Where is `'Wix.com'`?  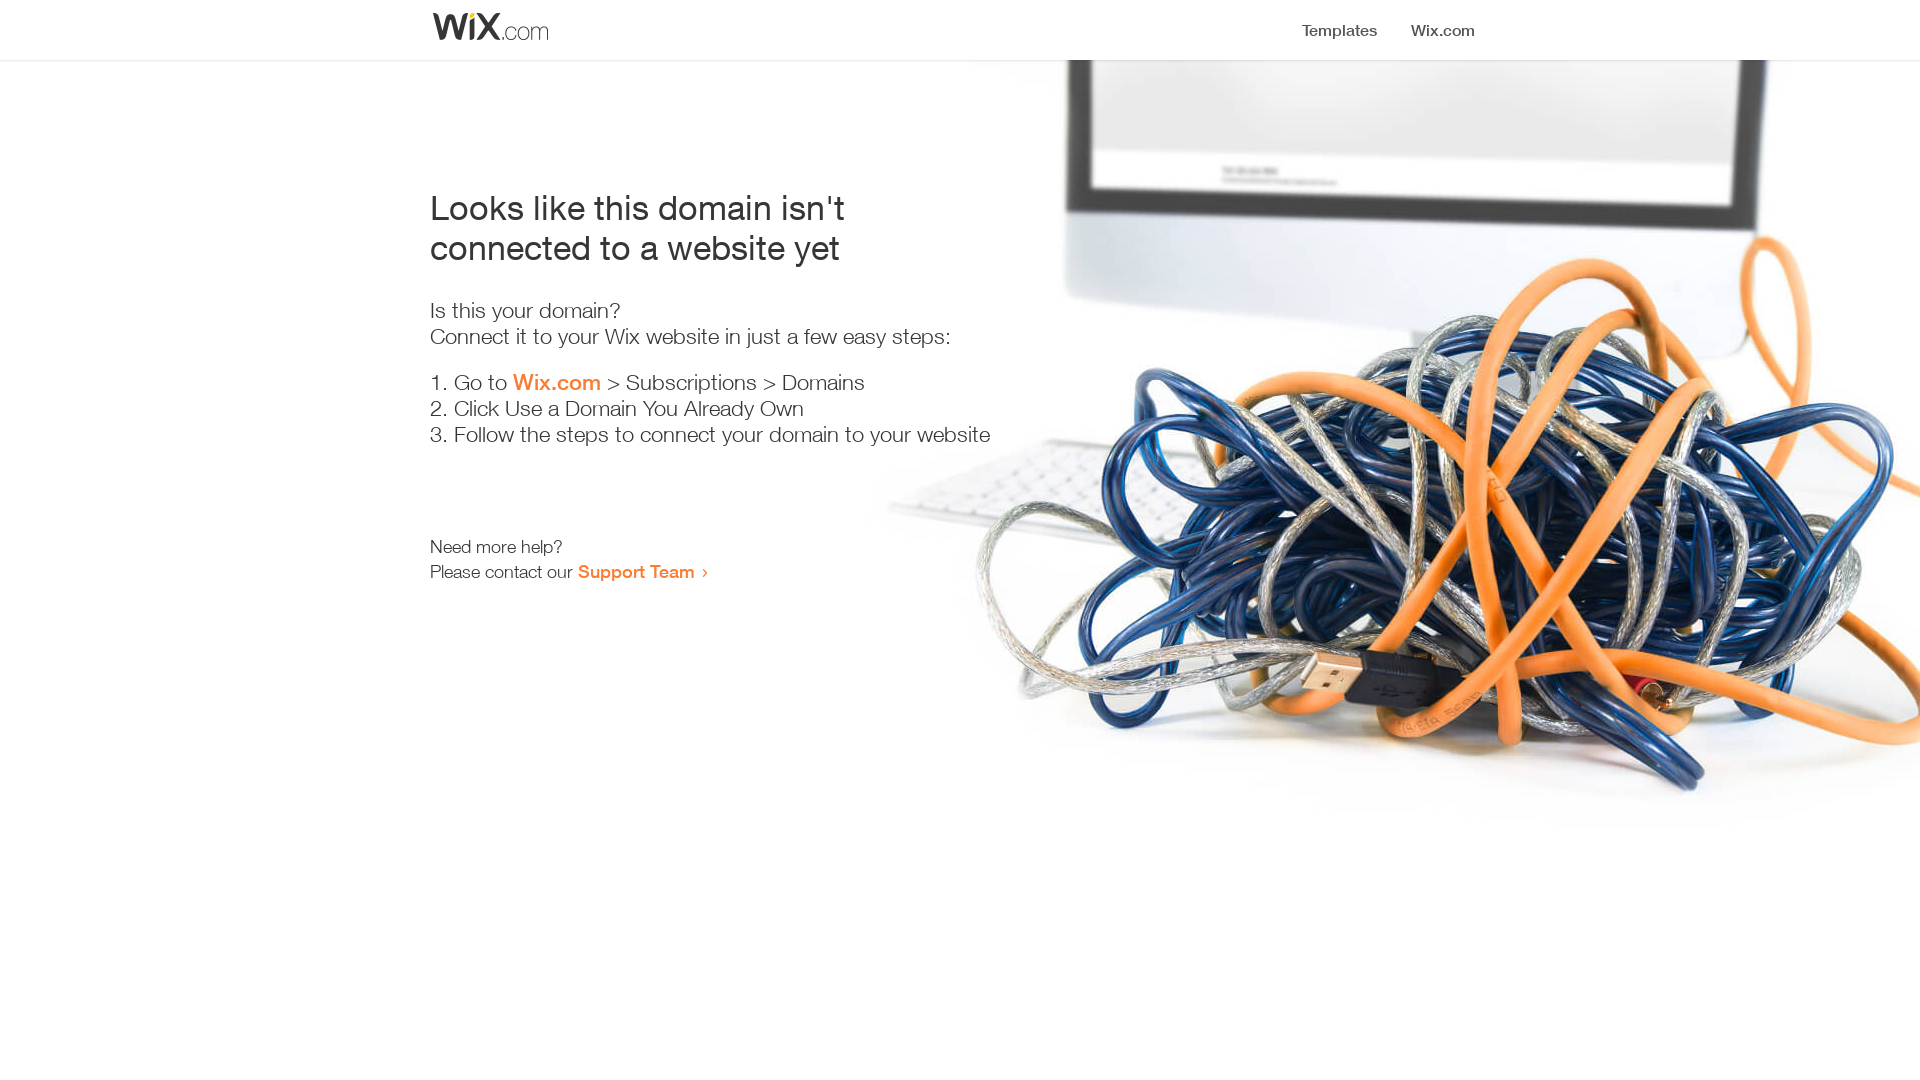 'Wix.com' is located at coordinates (556, 381).